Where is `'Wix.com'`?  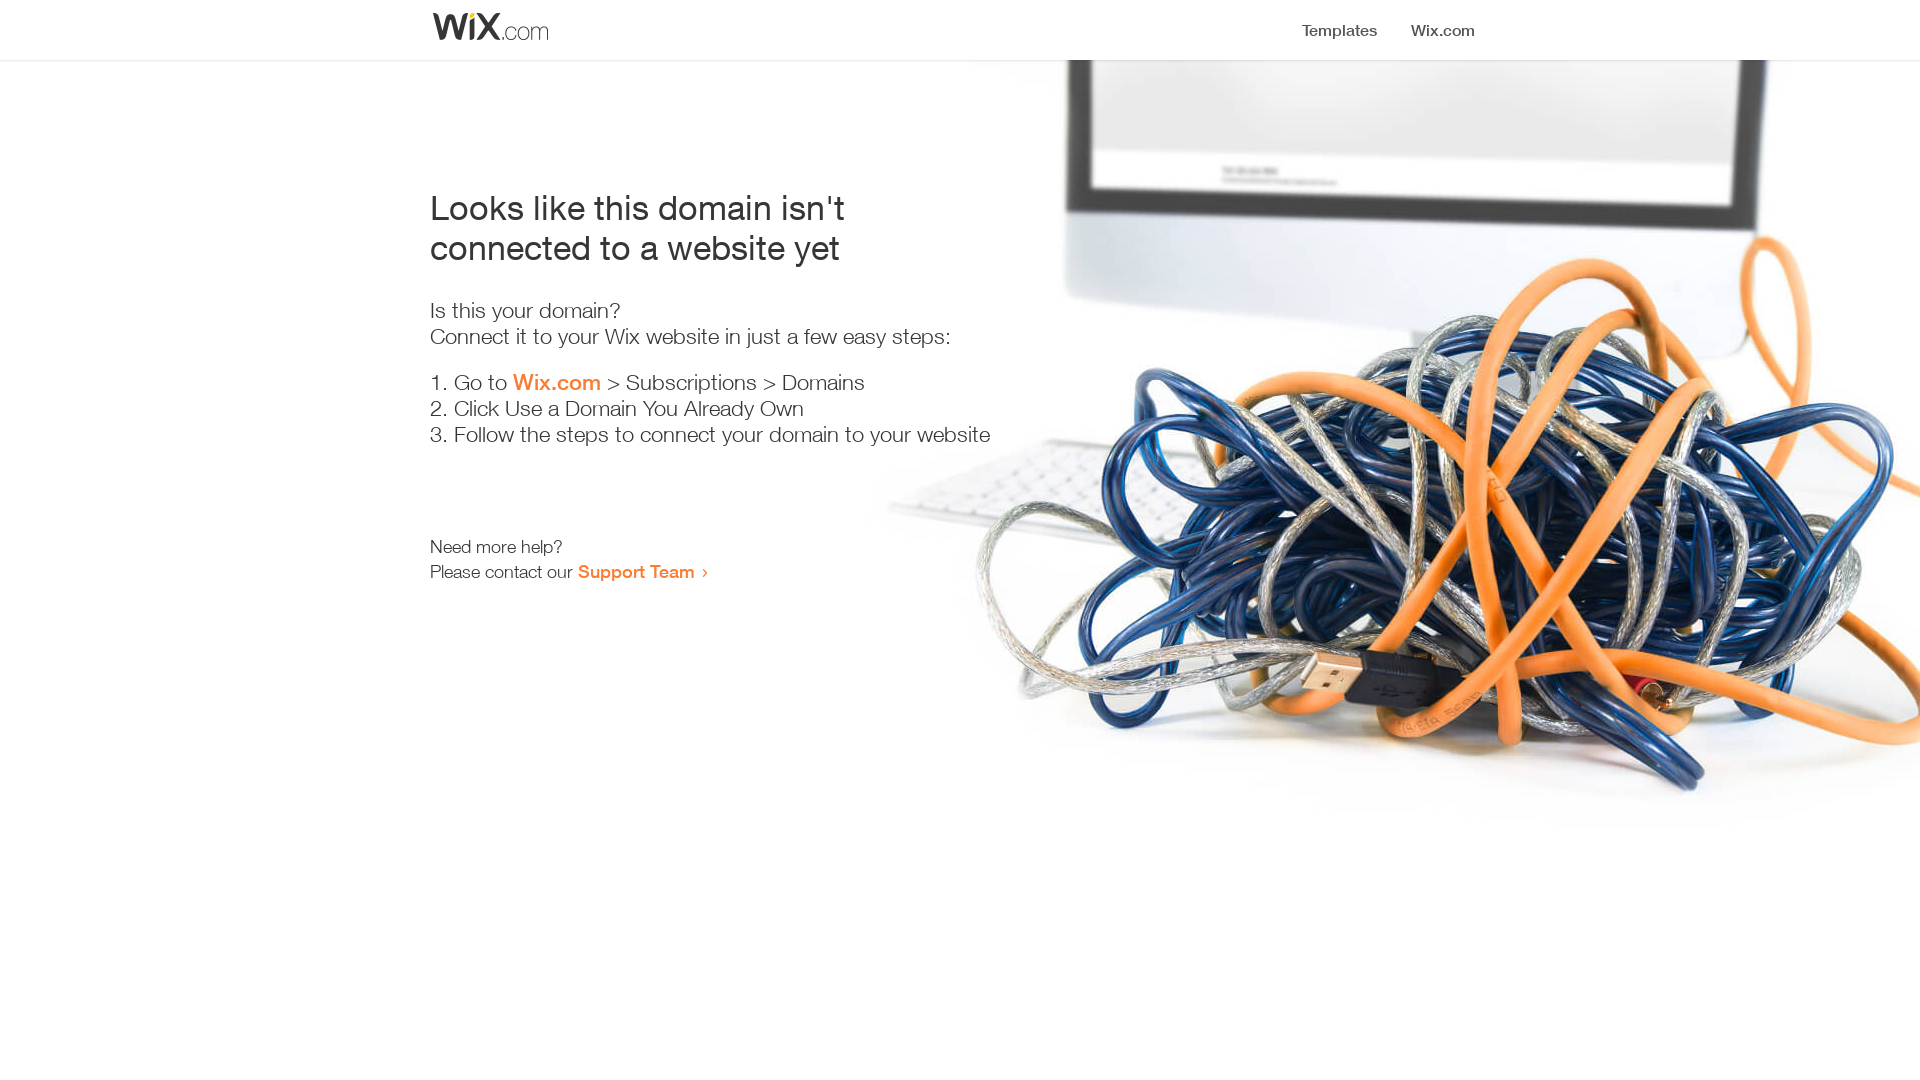 'Wix.com' is located at coordinates (556, 381).